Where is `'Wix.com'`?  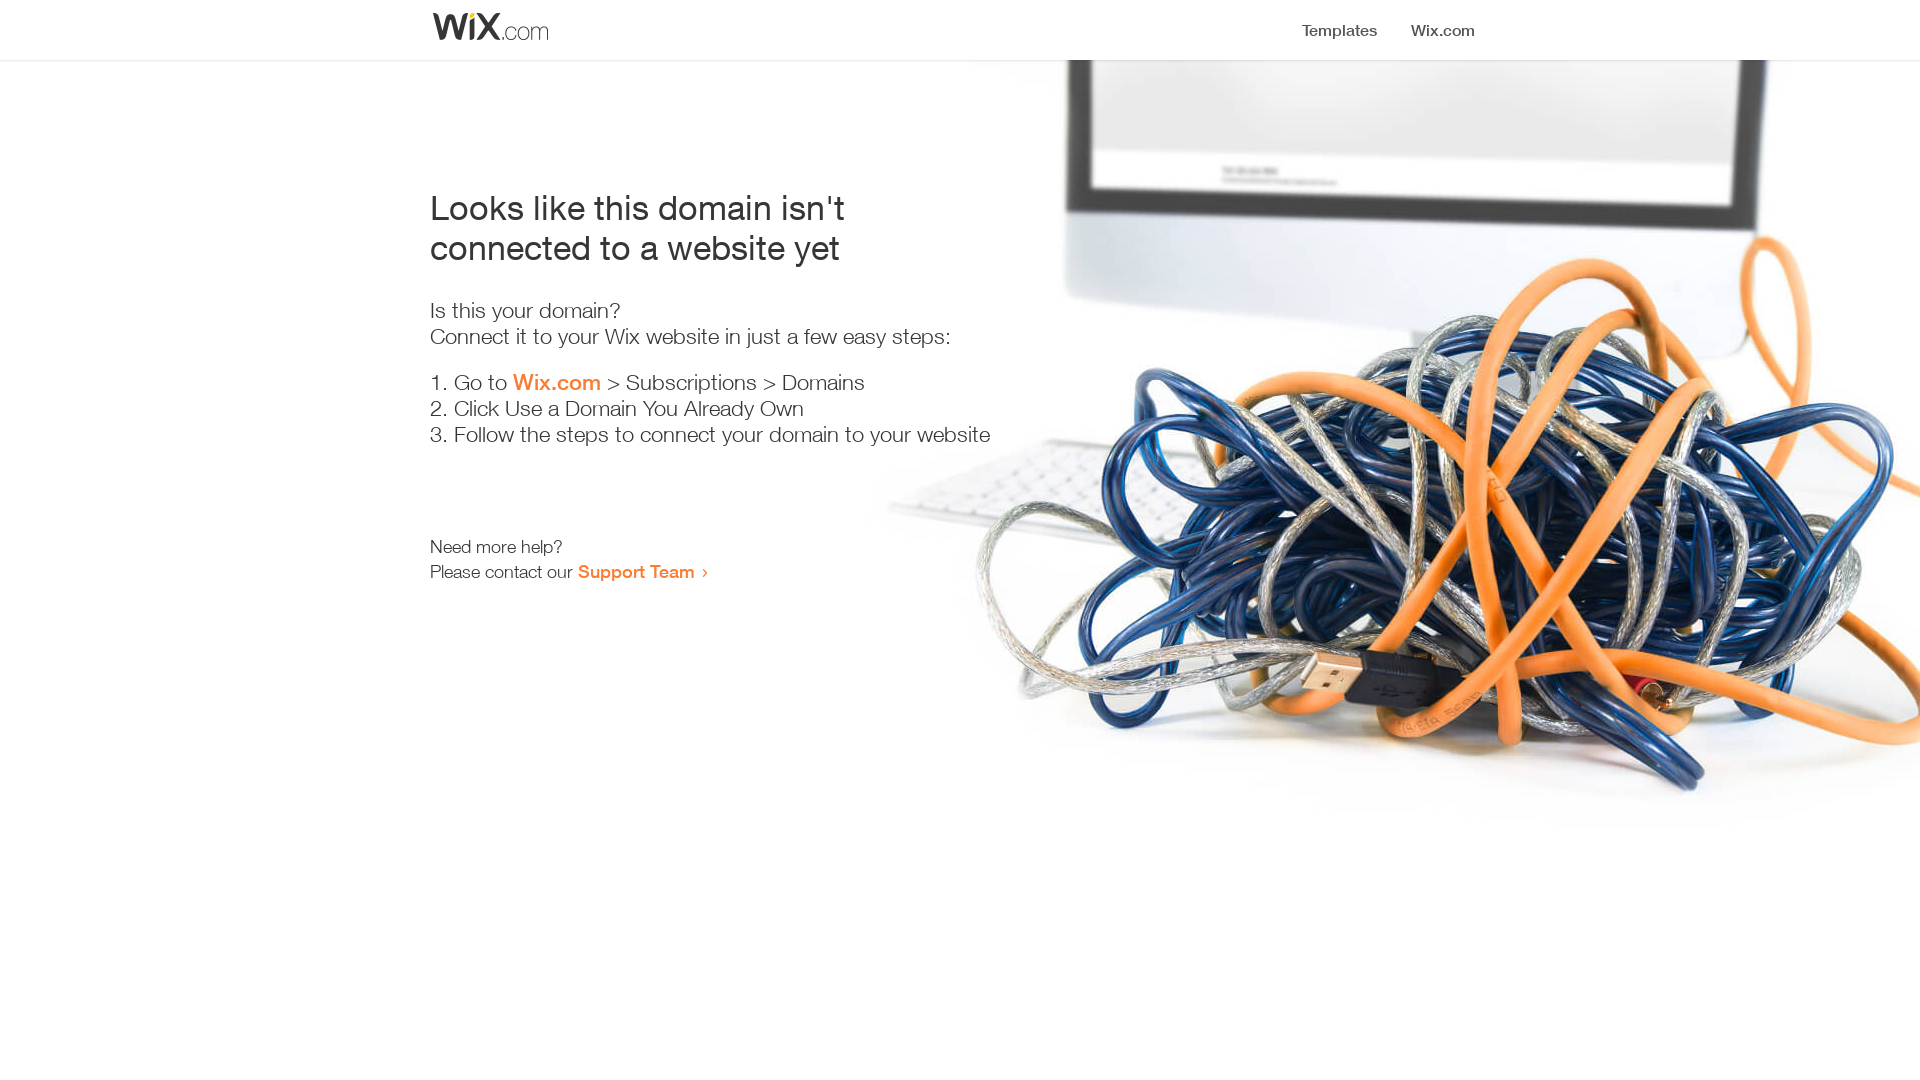 'Wix.com' is located at coordinates (556, 381).